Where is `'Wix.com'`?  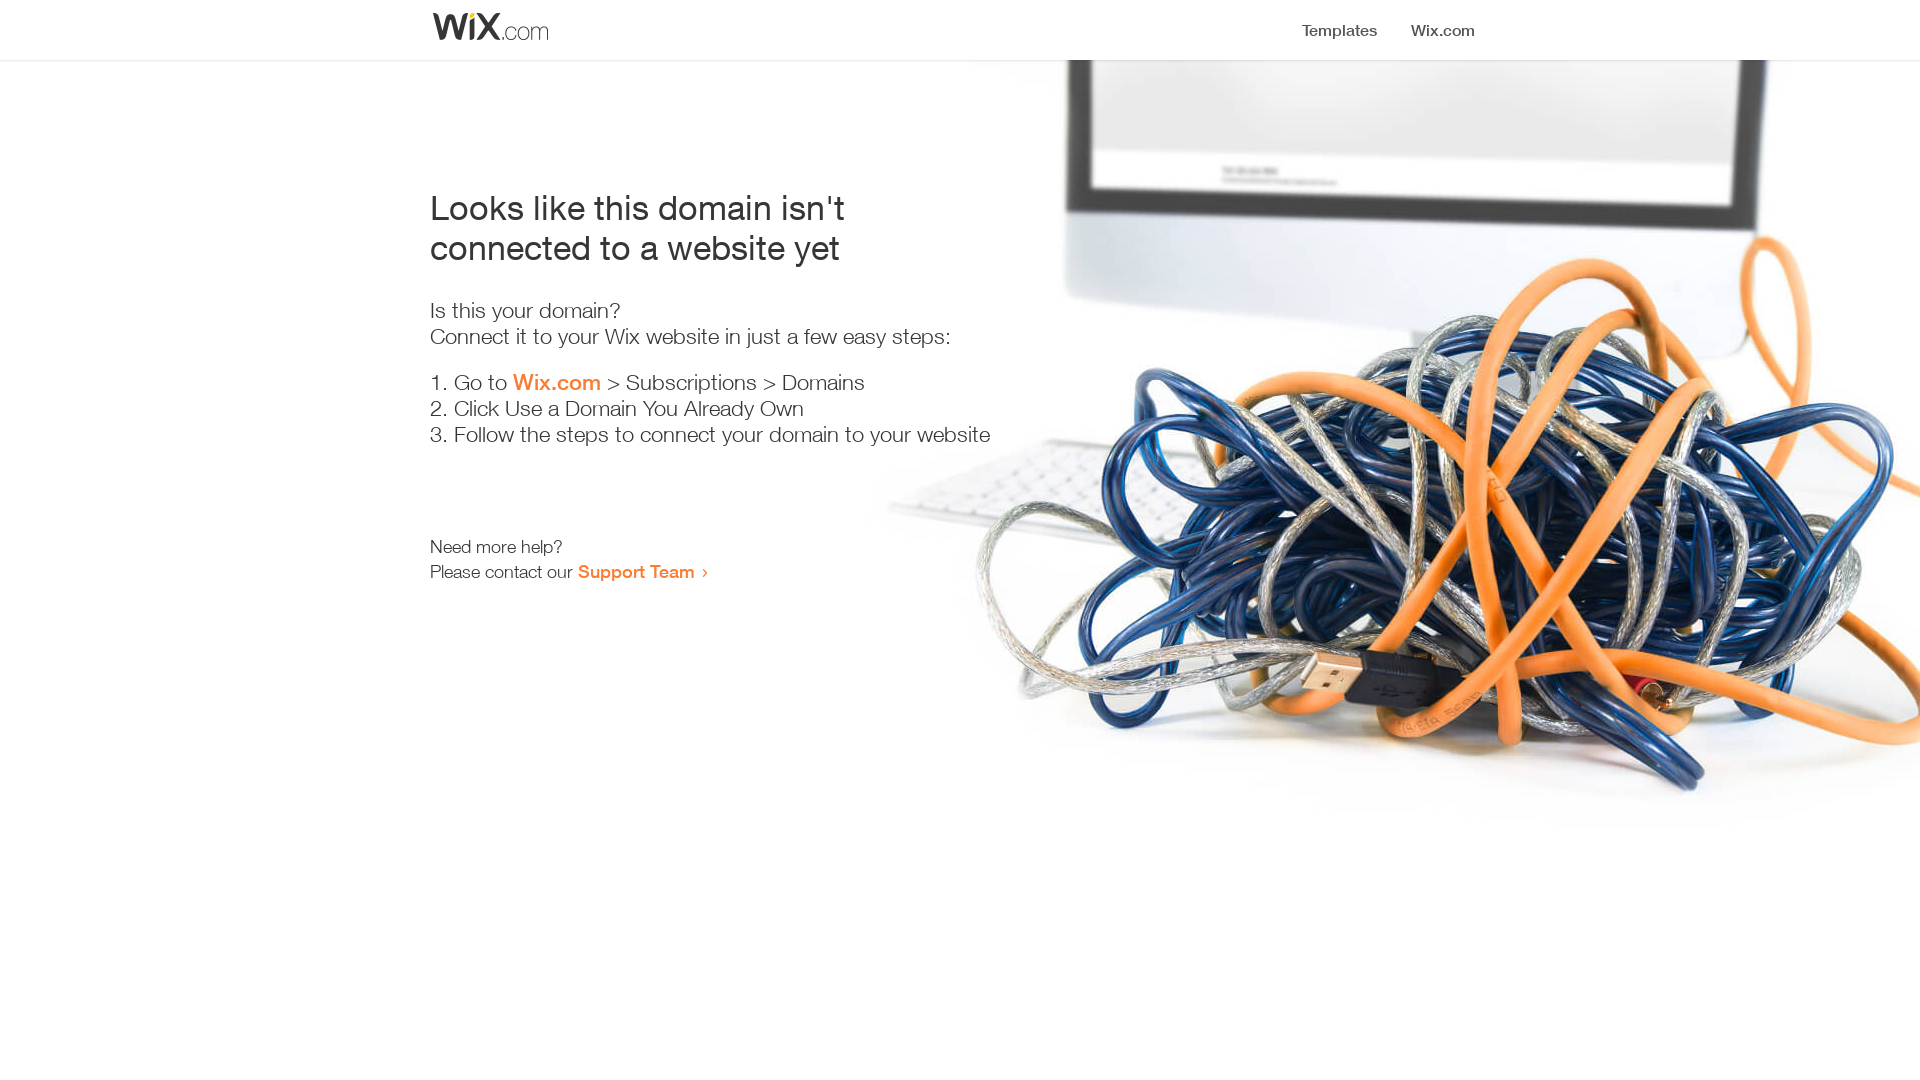 'Wix.com' is located at coordinates (556, 381).